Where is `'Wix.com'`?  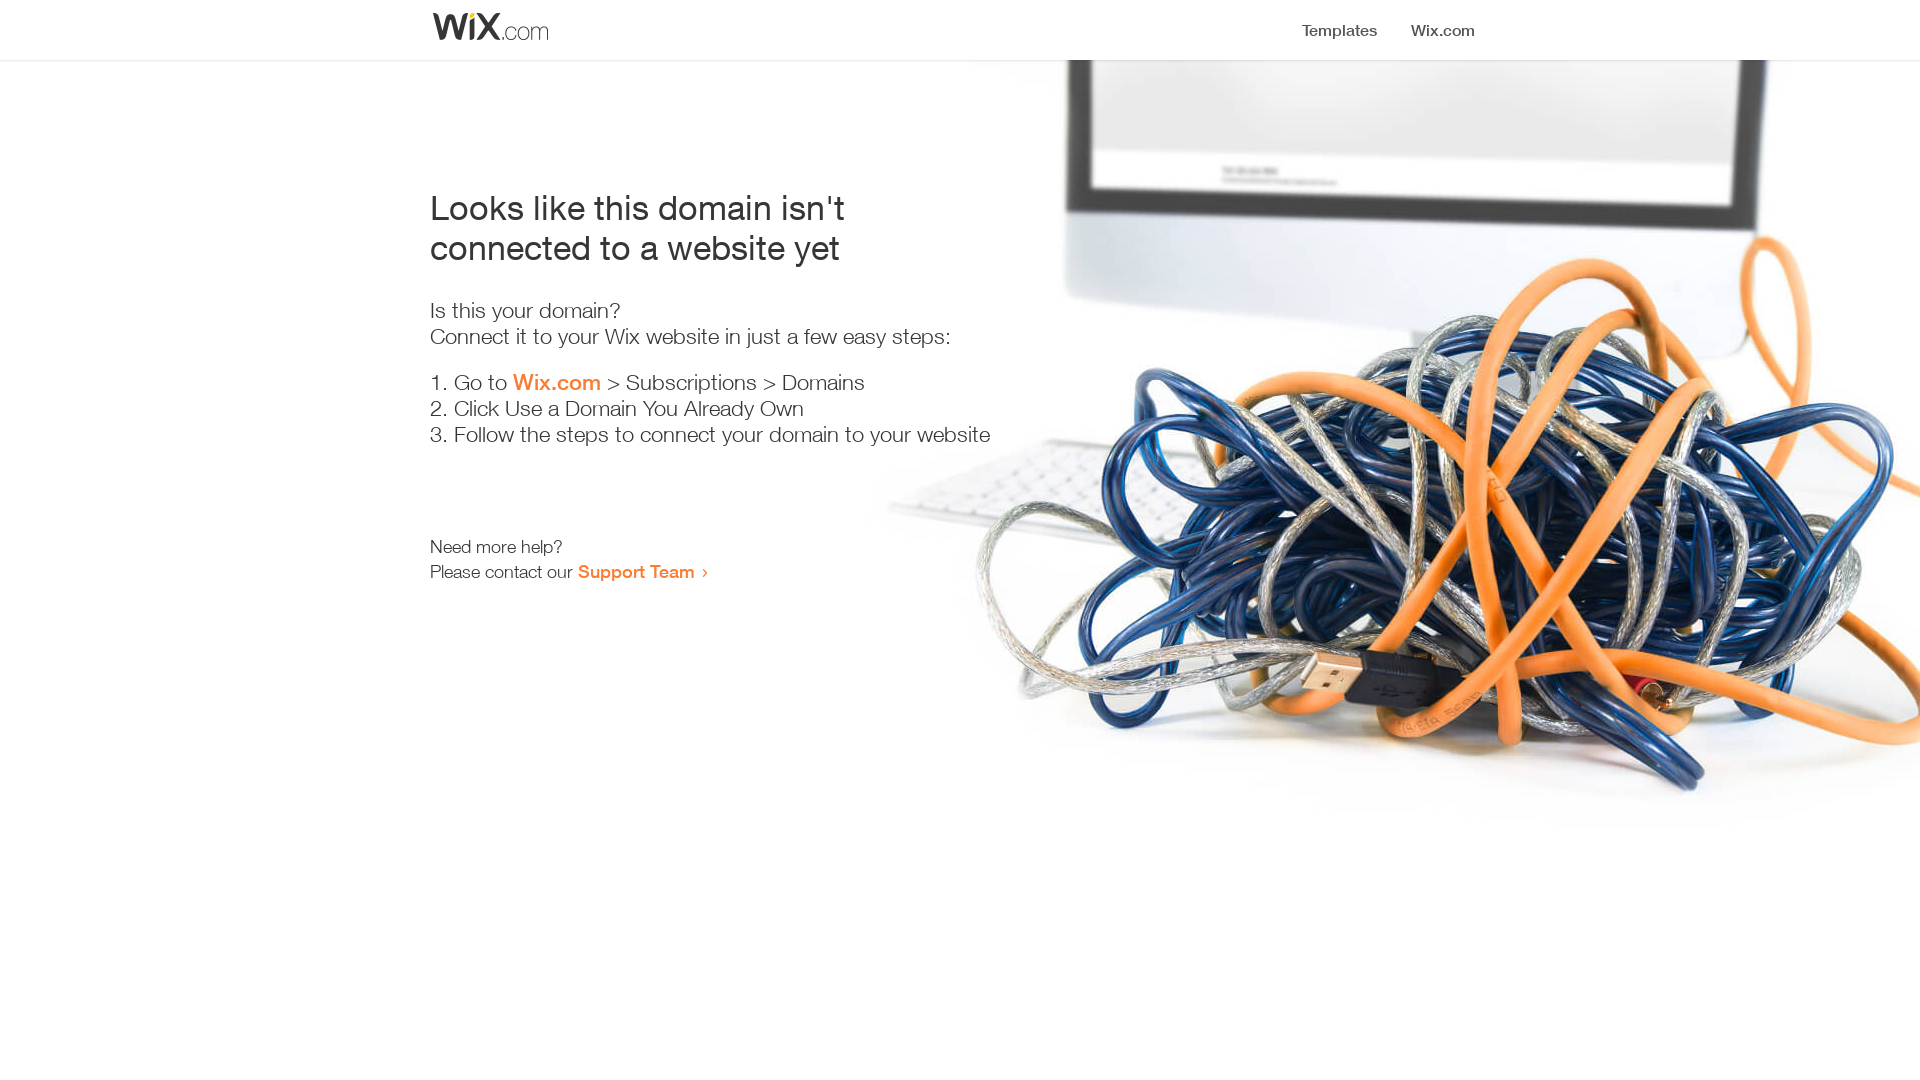 'Wix.com' is located at coordinates (556, 381).